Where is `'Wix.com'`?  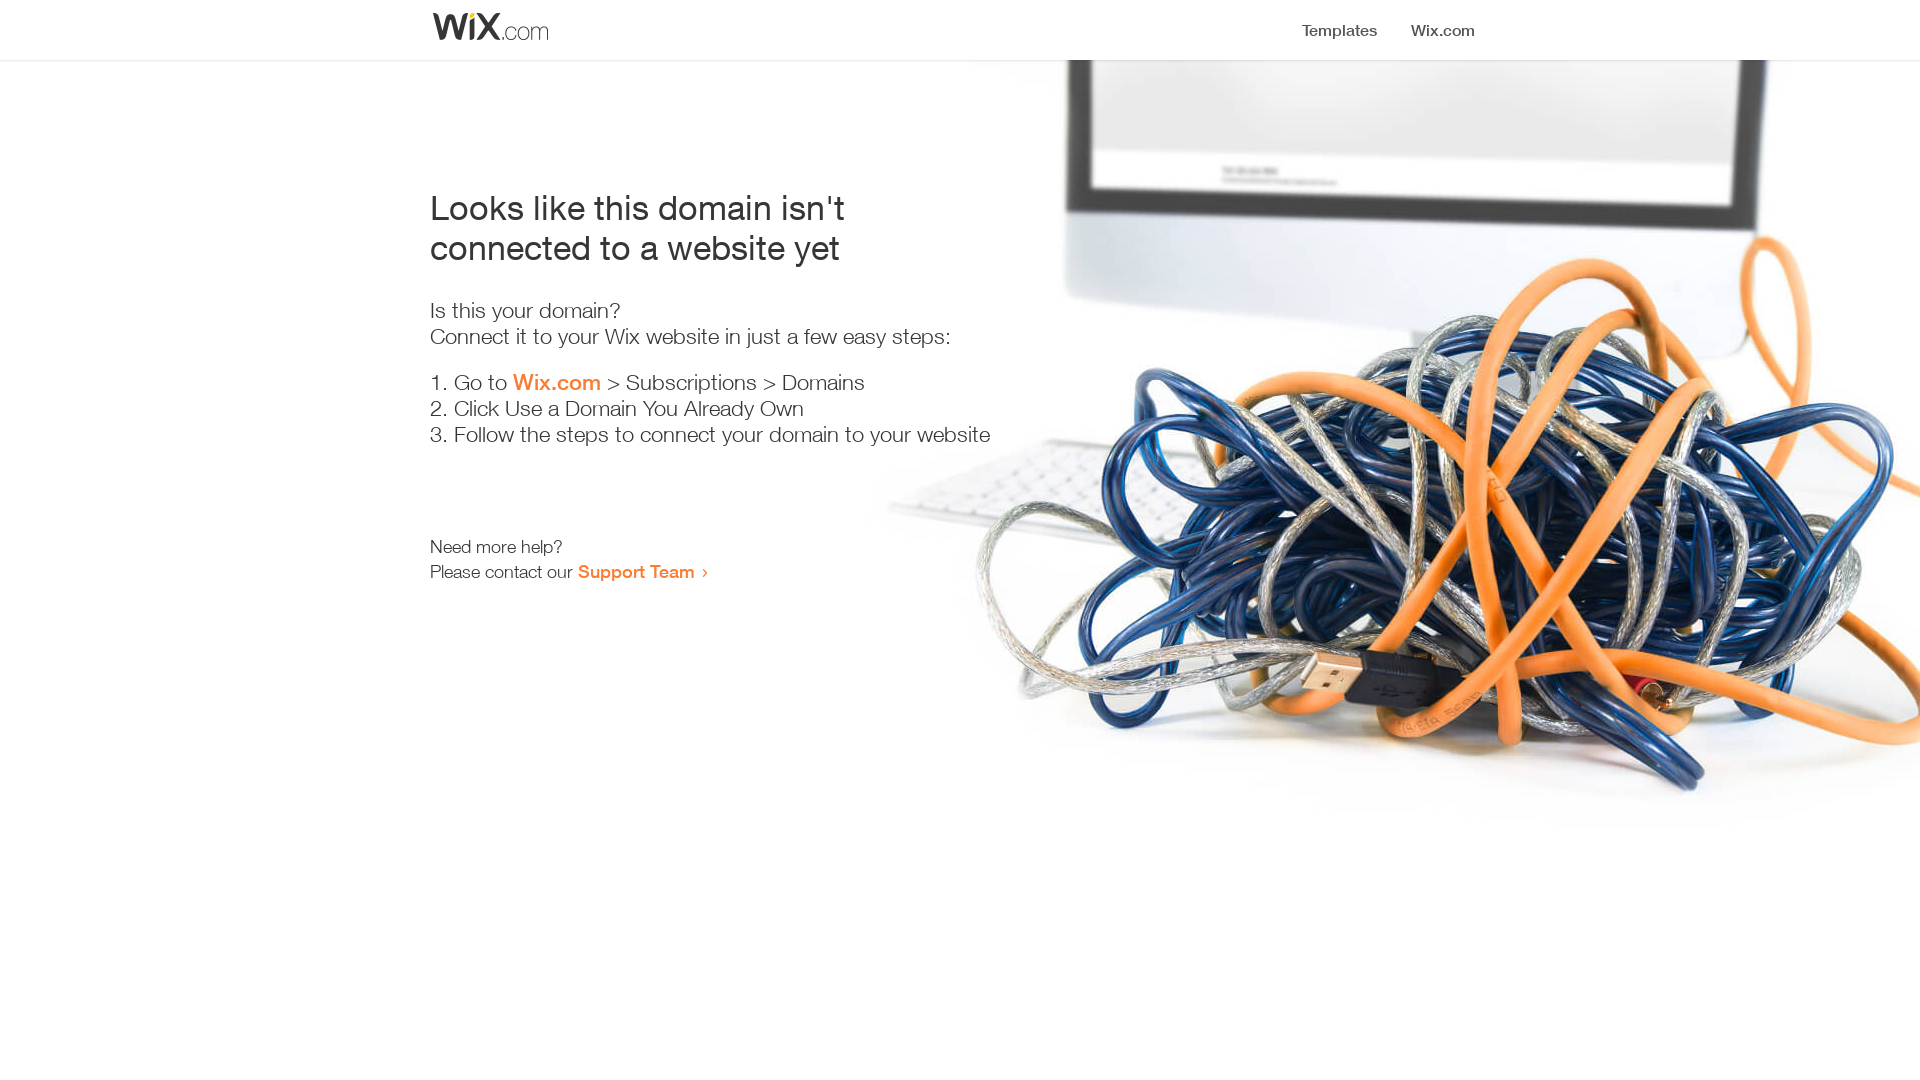 'Wix.com' is located at coordinates (556, 381).